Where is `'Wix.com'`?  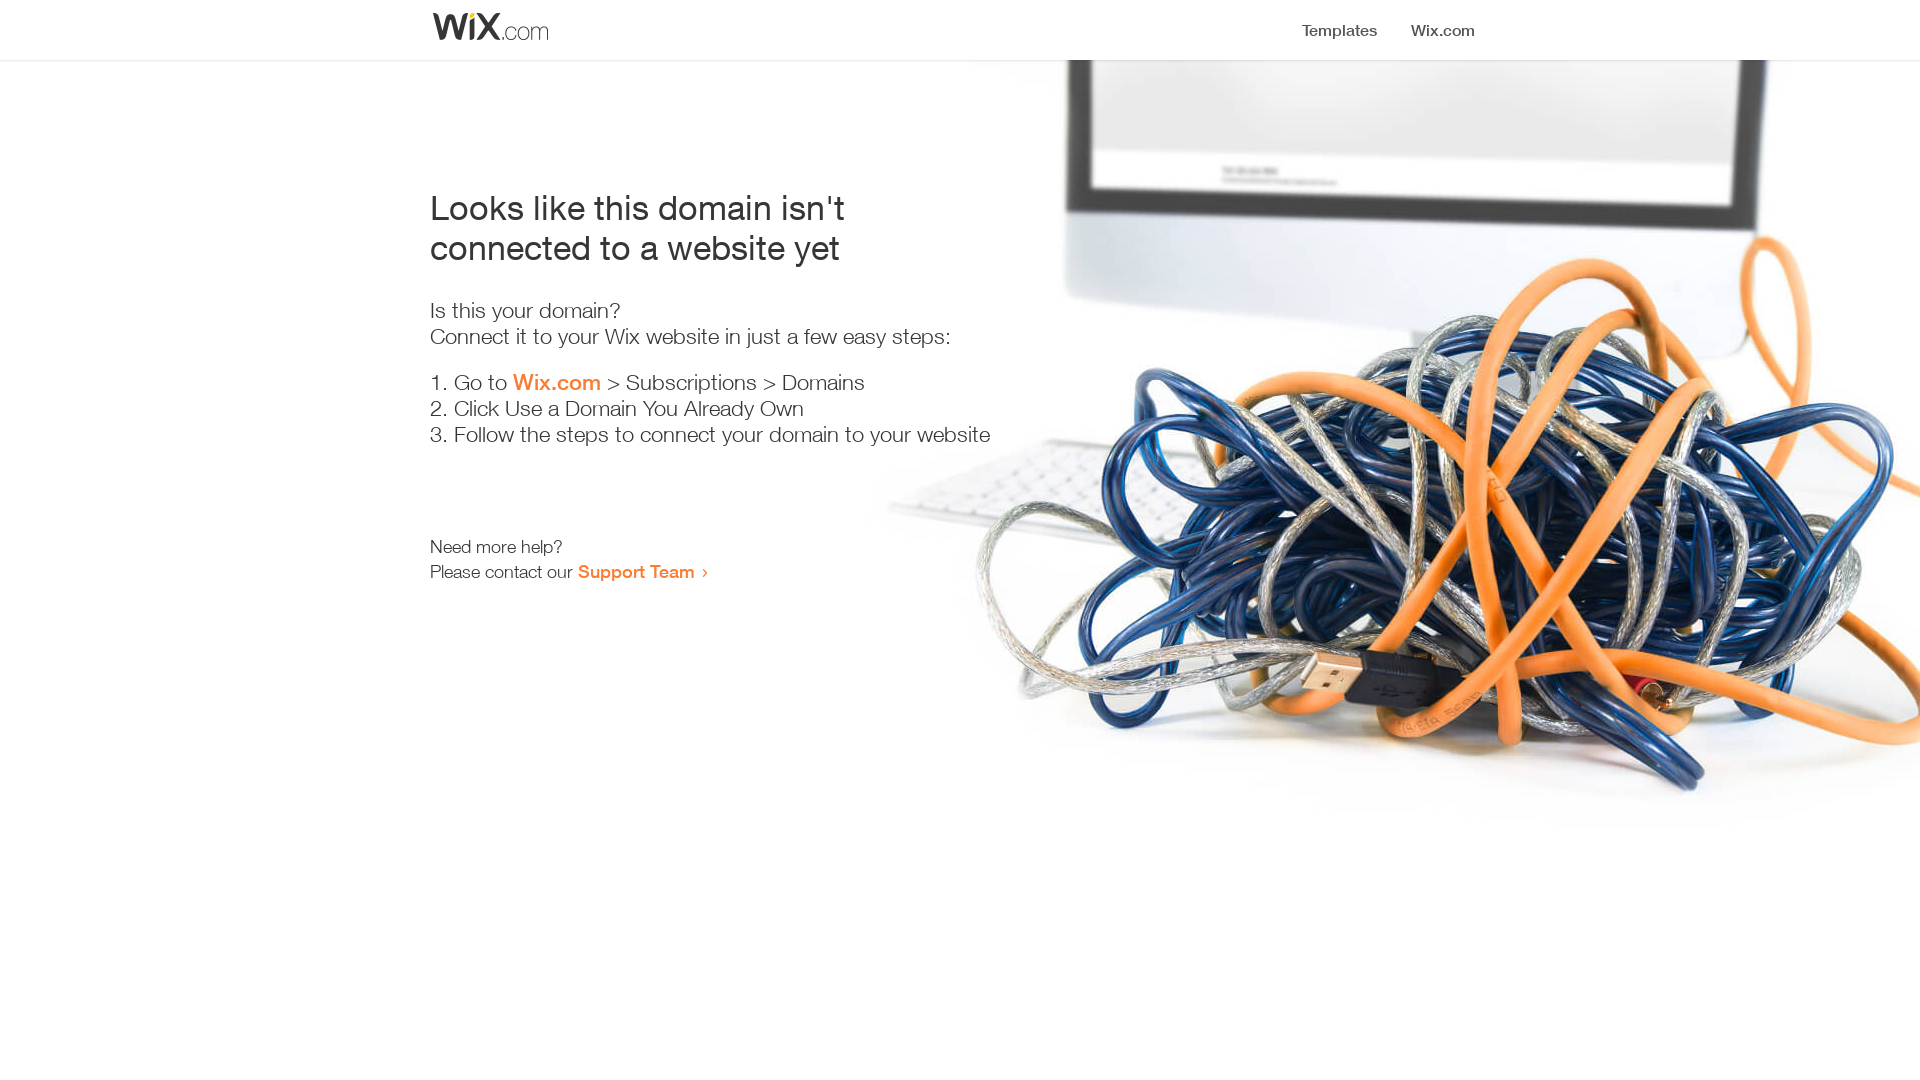 'Wix.com' is located at coordinates (556, 381).